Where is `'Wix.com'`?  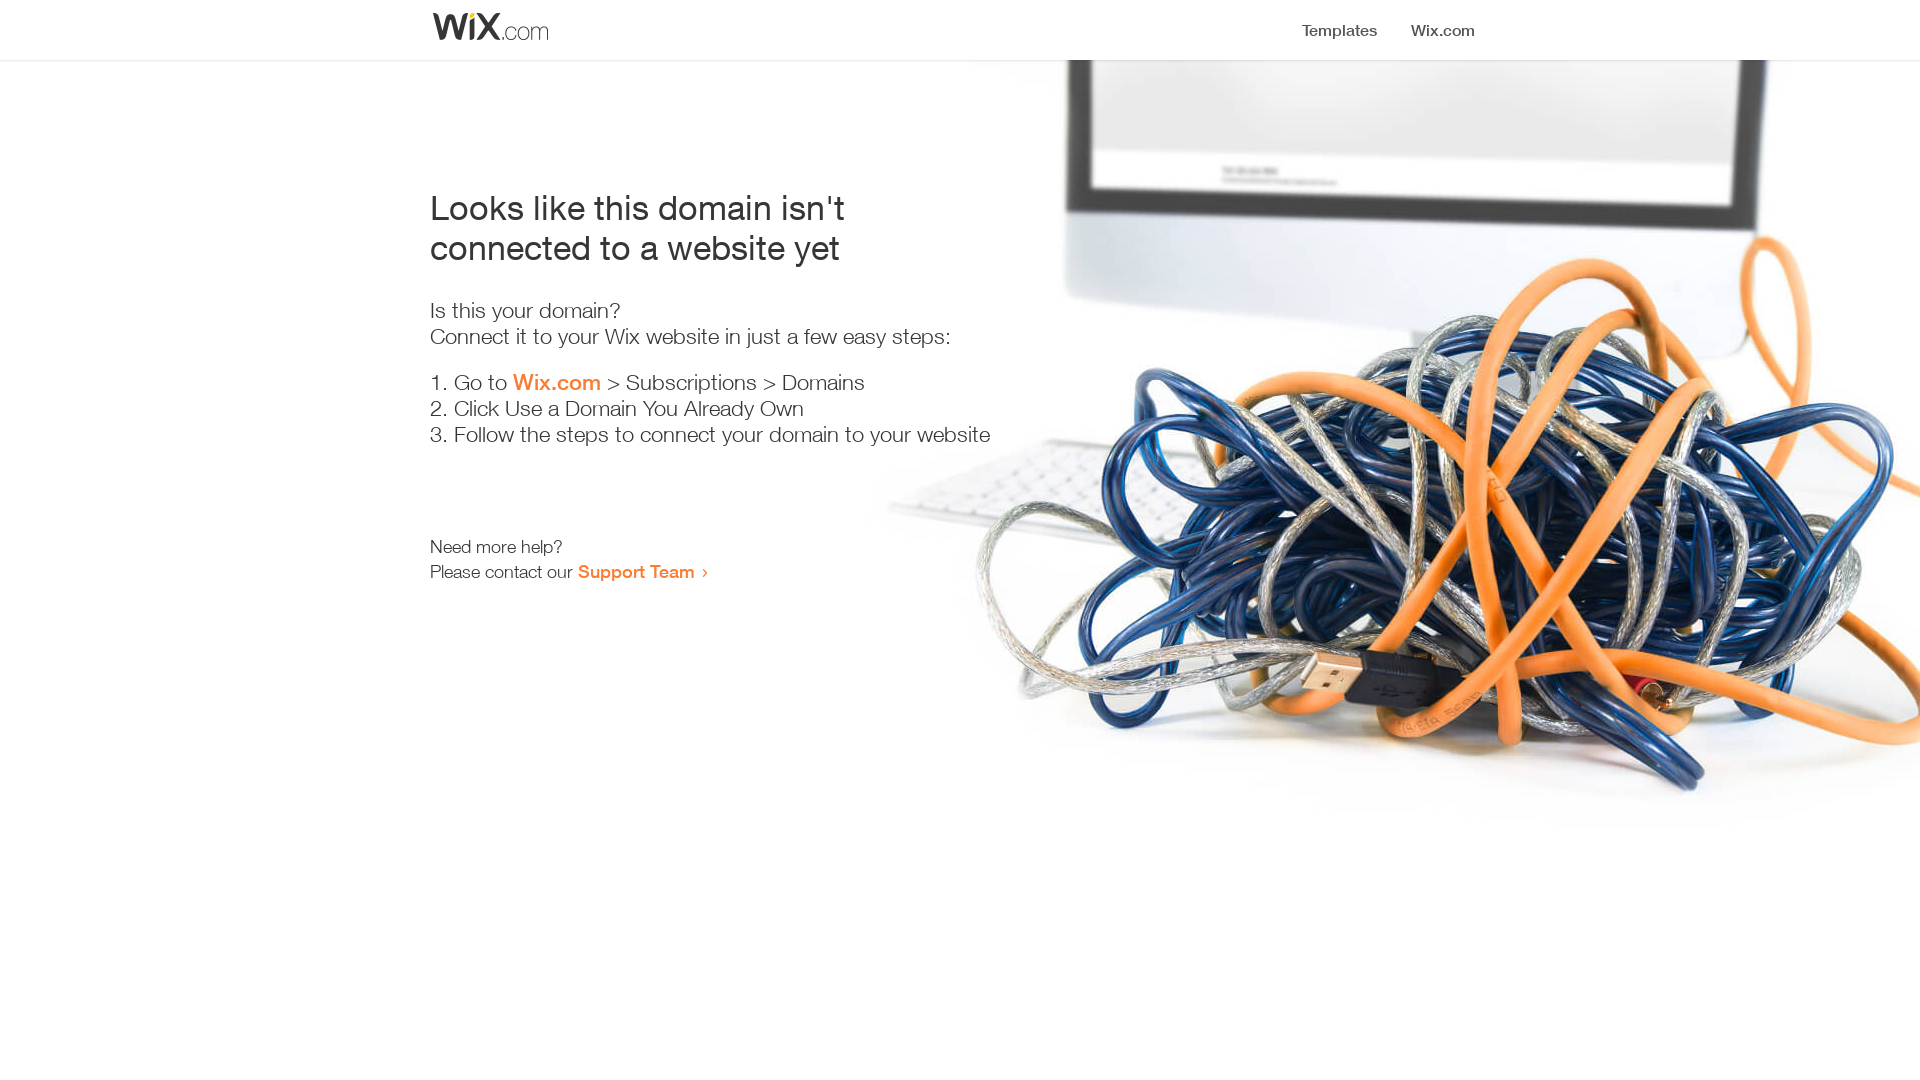 'Wix.com' is located at coordinates (556, 381).